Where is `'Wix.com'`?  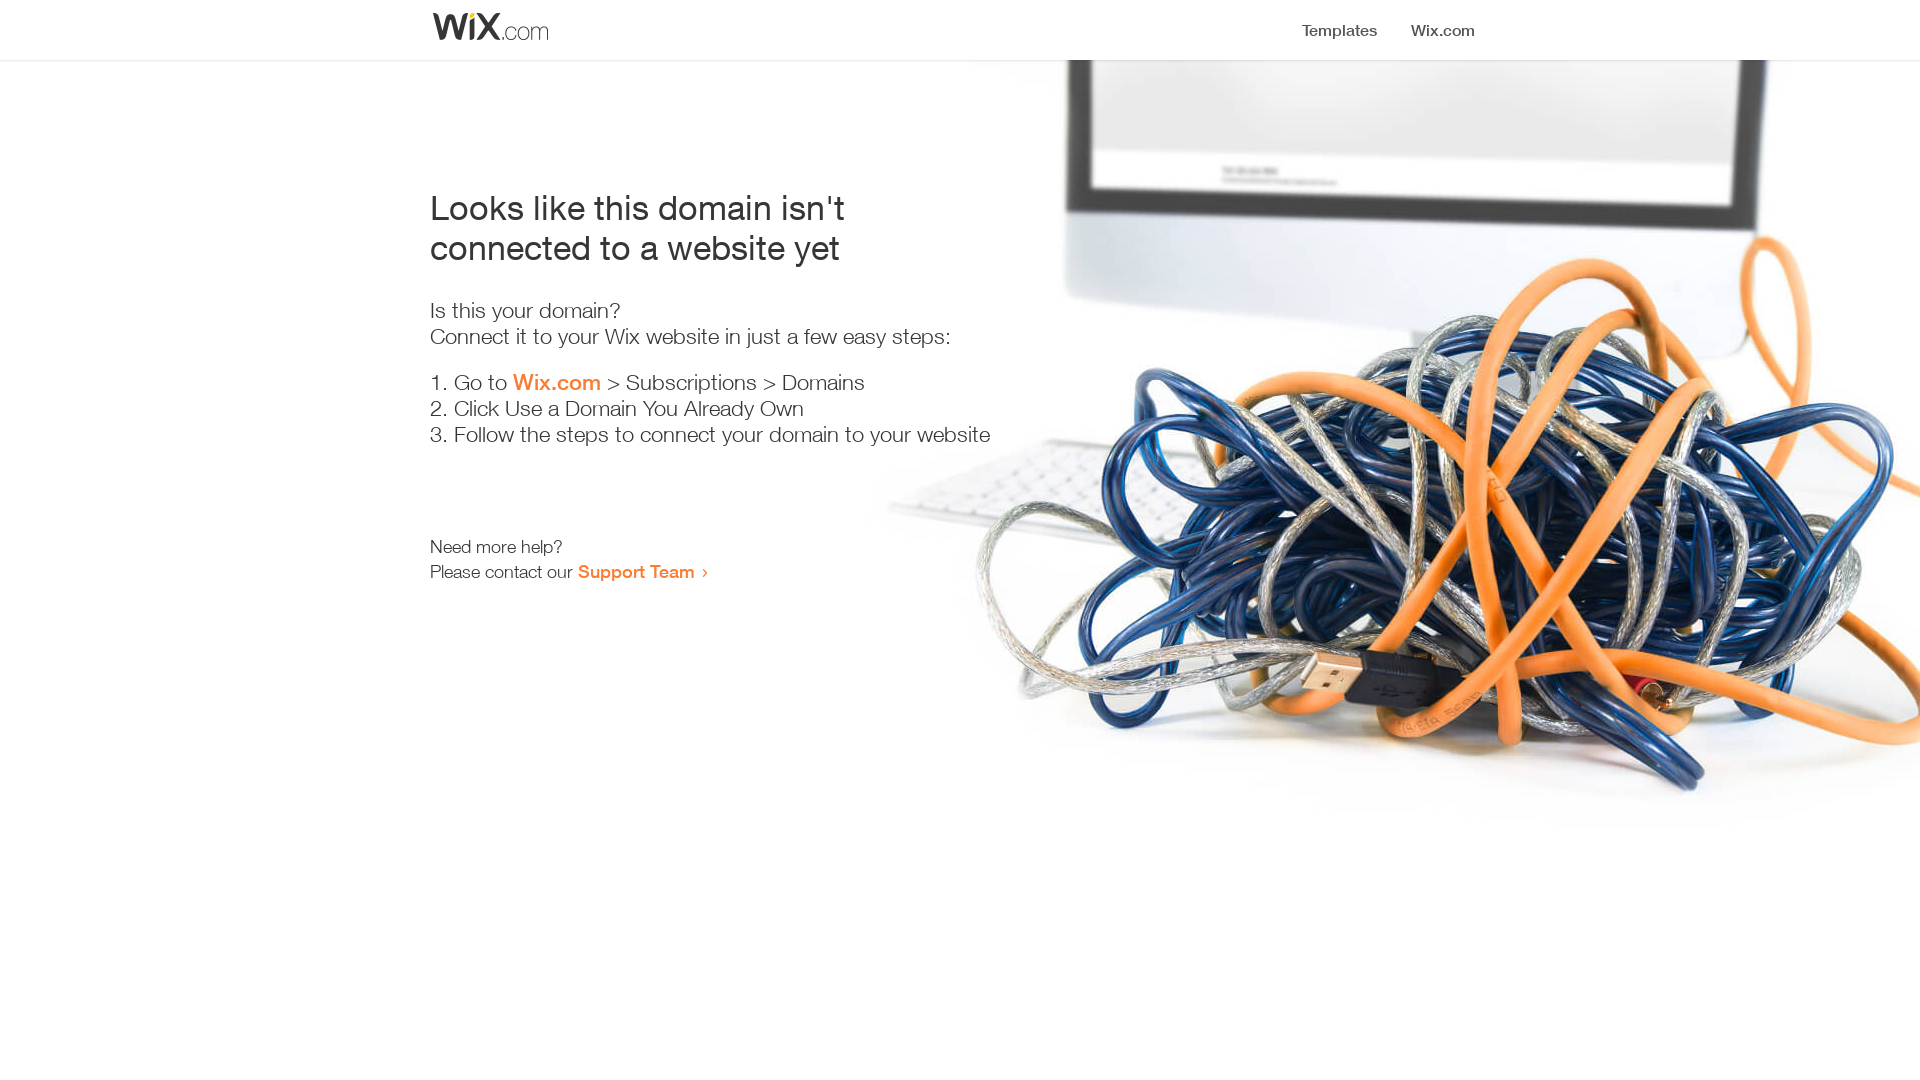 'Wix.com' is located at coordinates (556, 381).